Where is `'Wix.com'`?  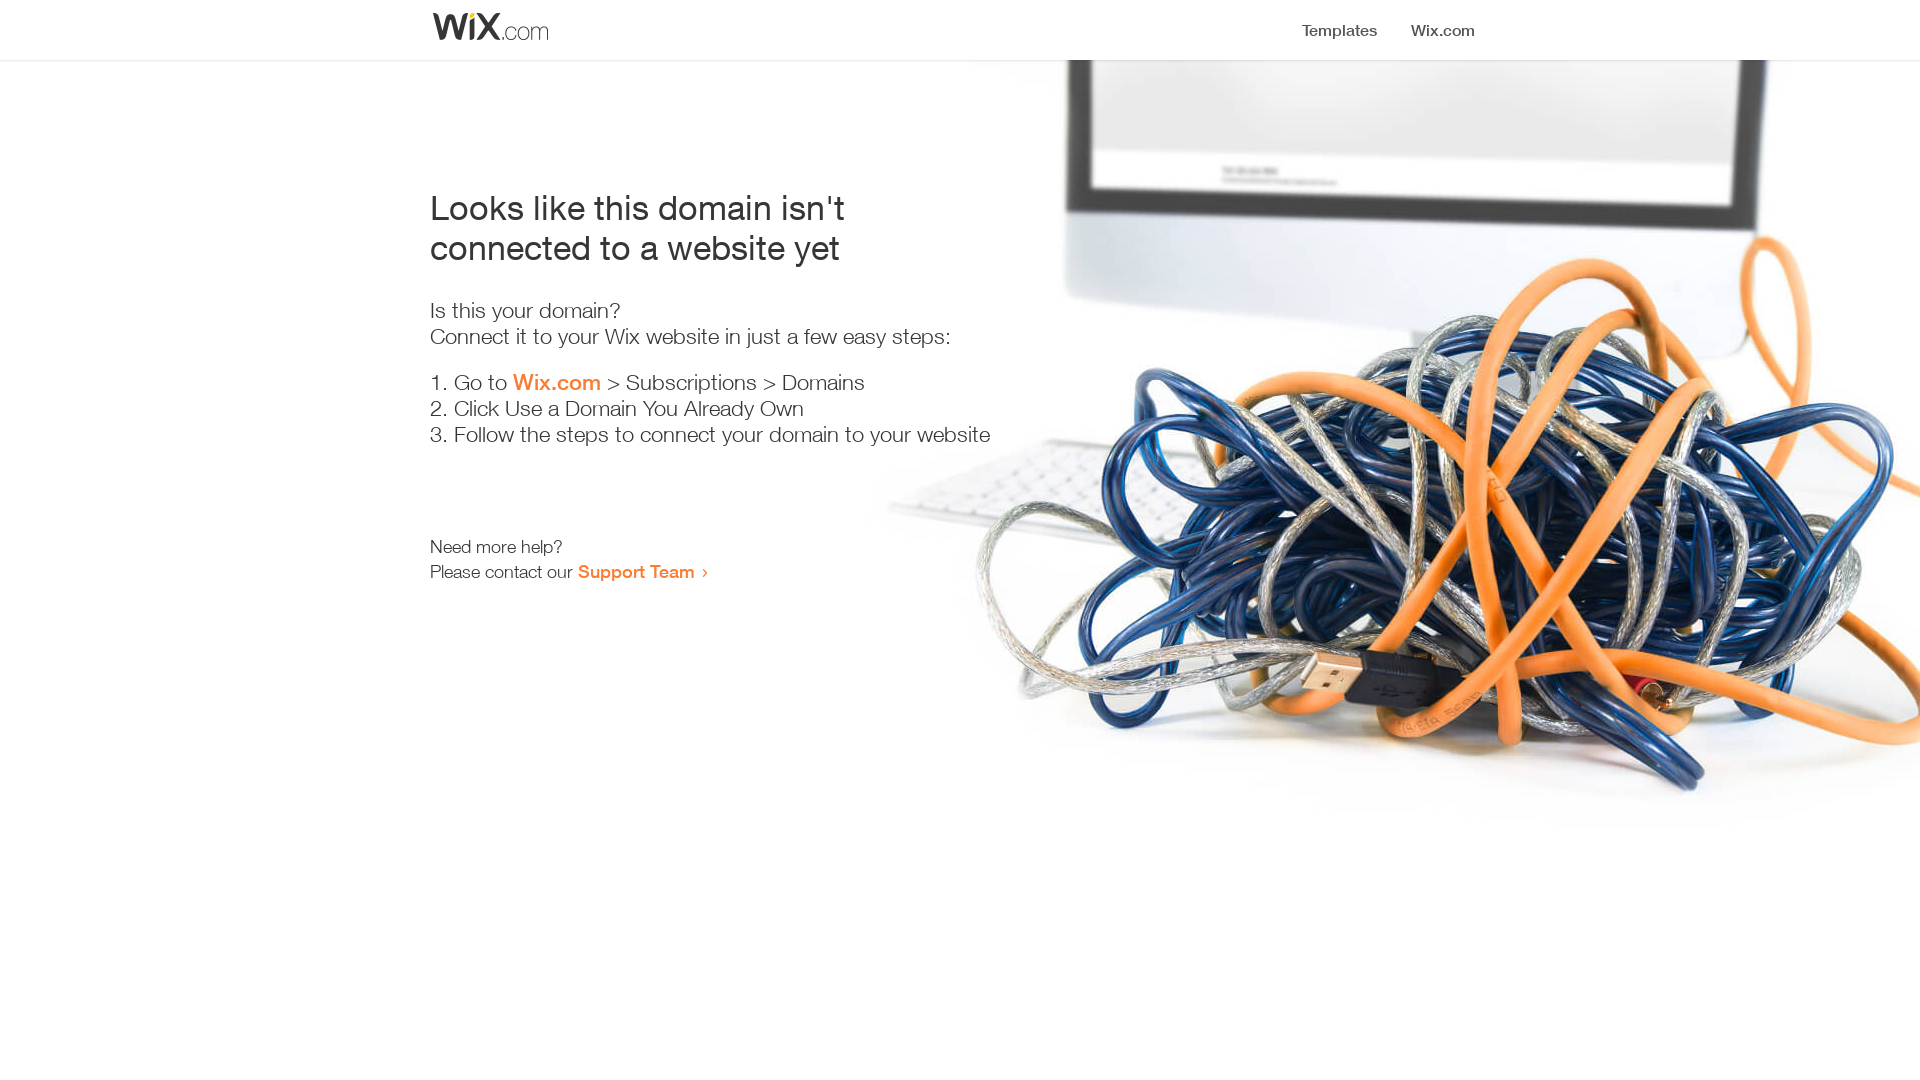 'Wix.com' is located at coordinates (556, 381).